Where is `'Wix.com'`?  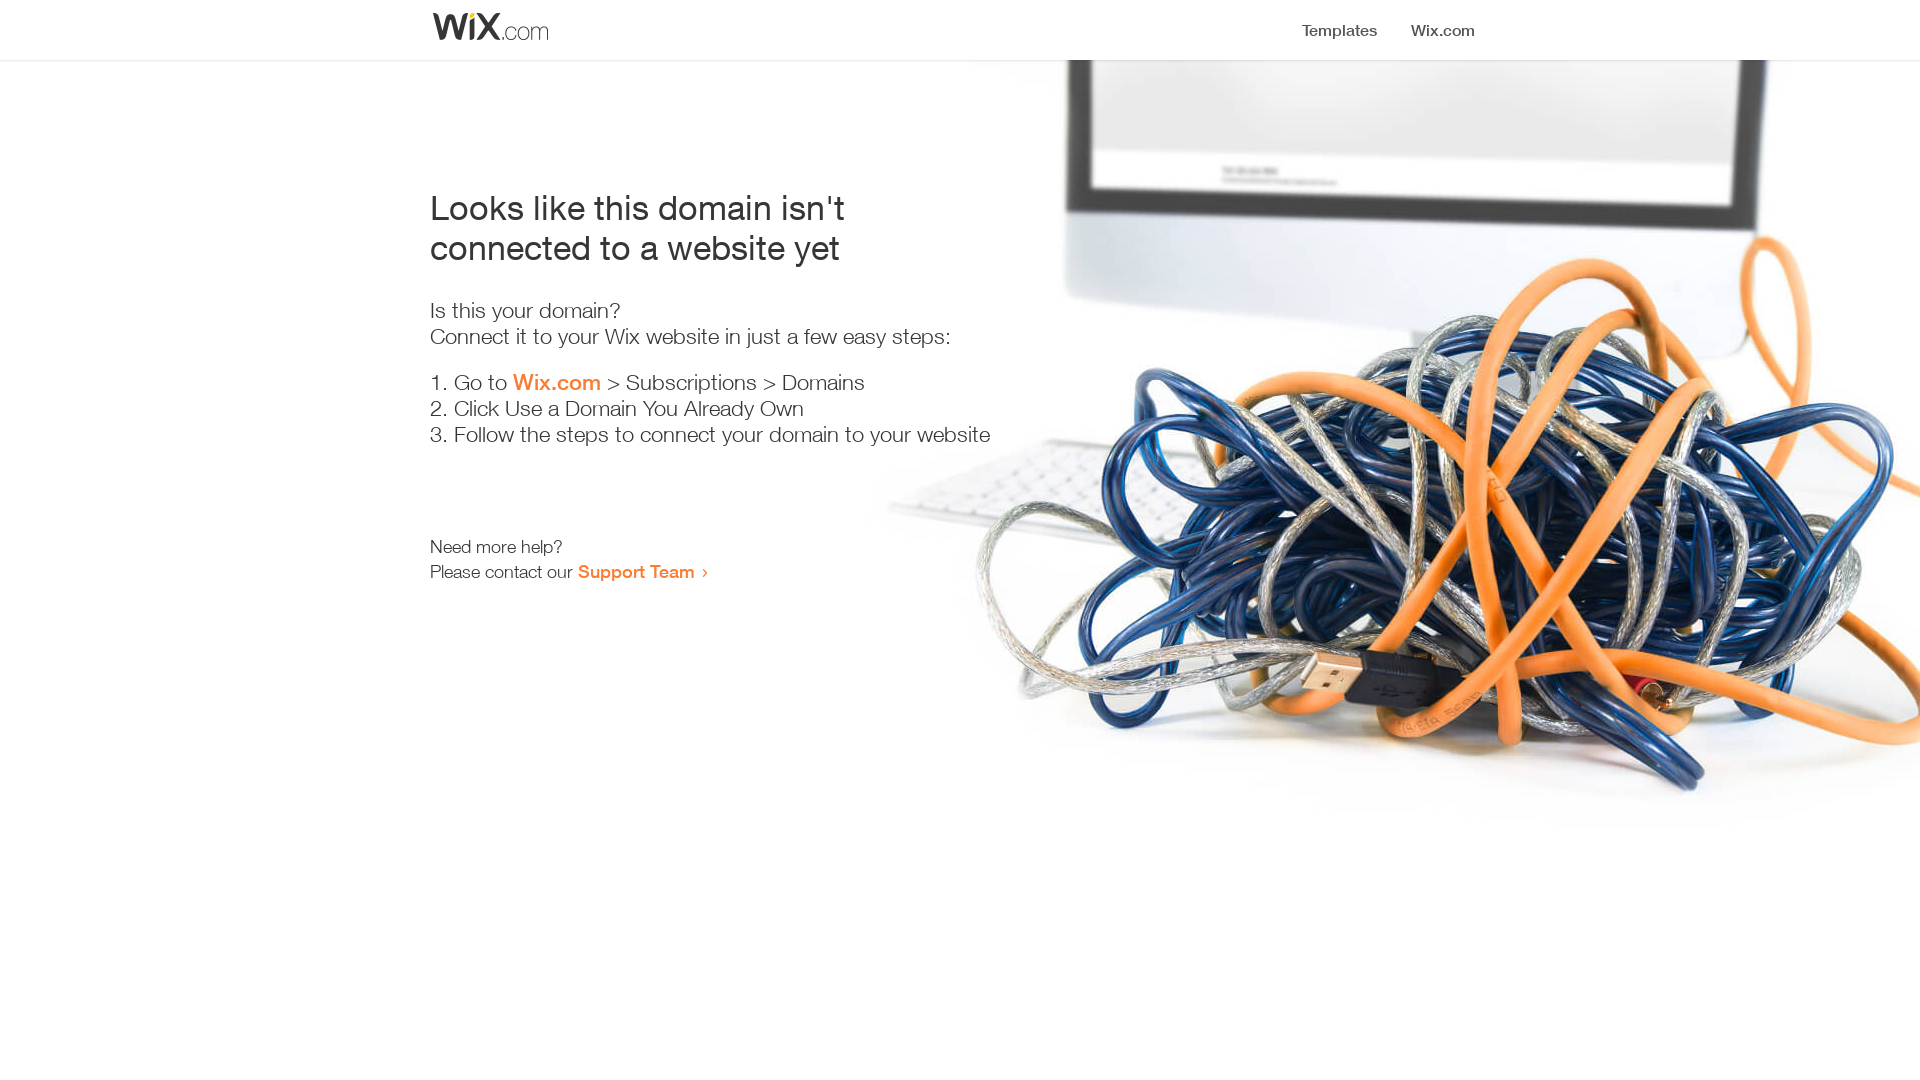 'Wix.com' is located at coordinates (556, 381).